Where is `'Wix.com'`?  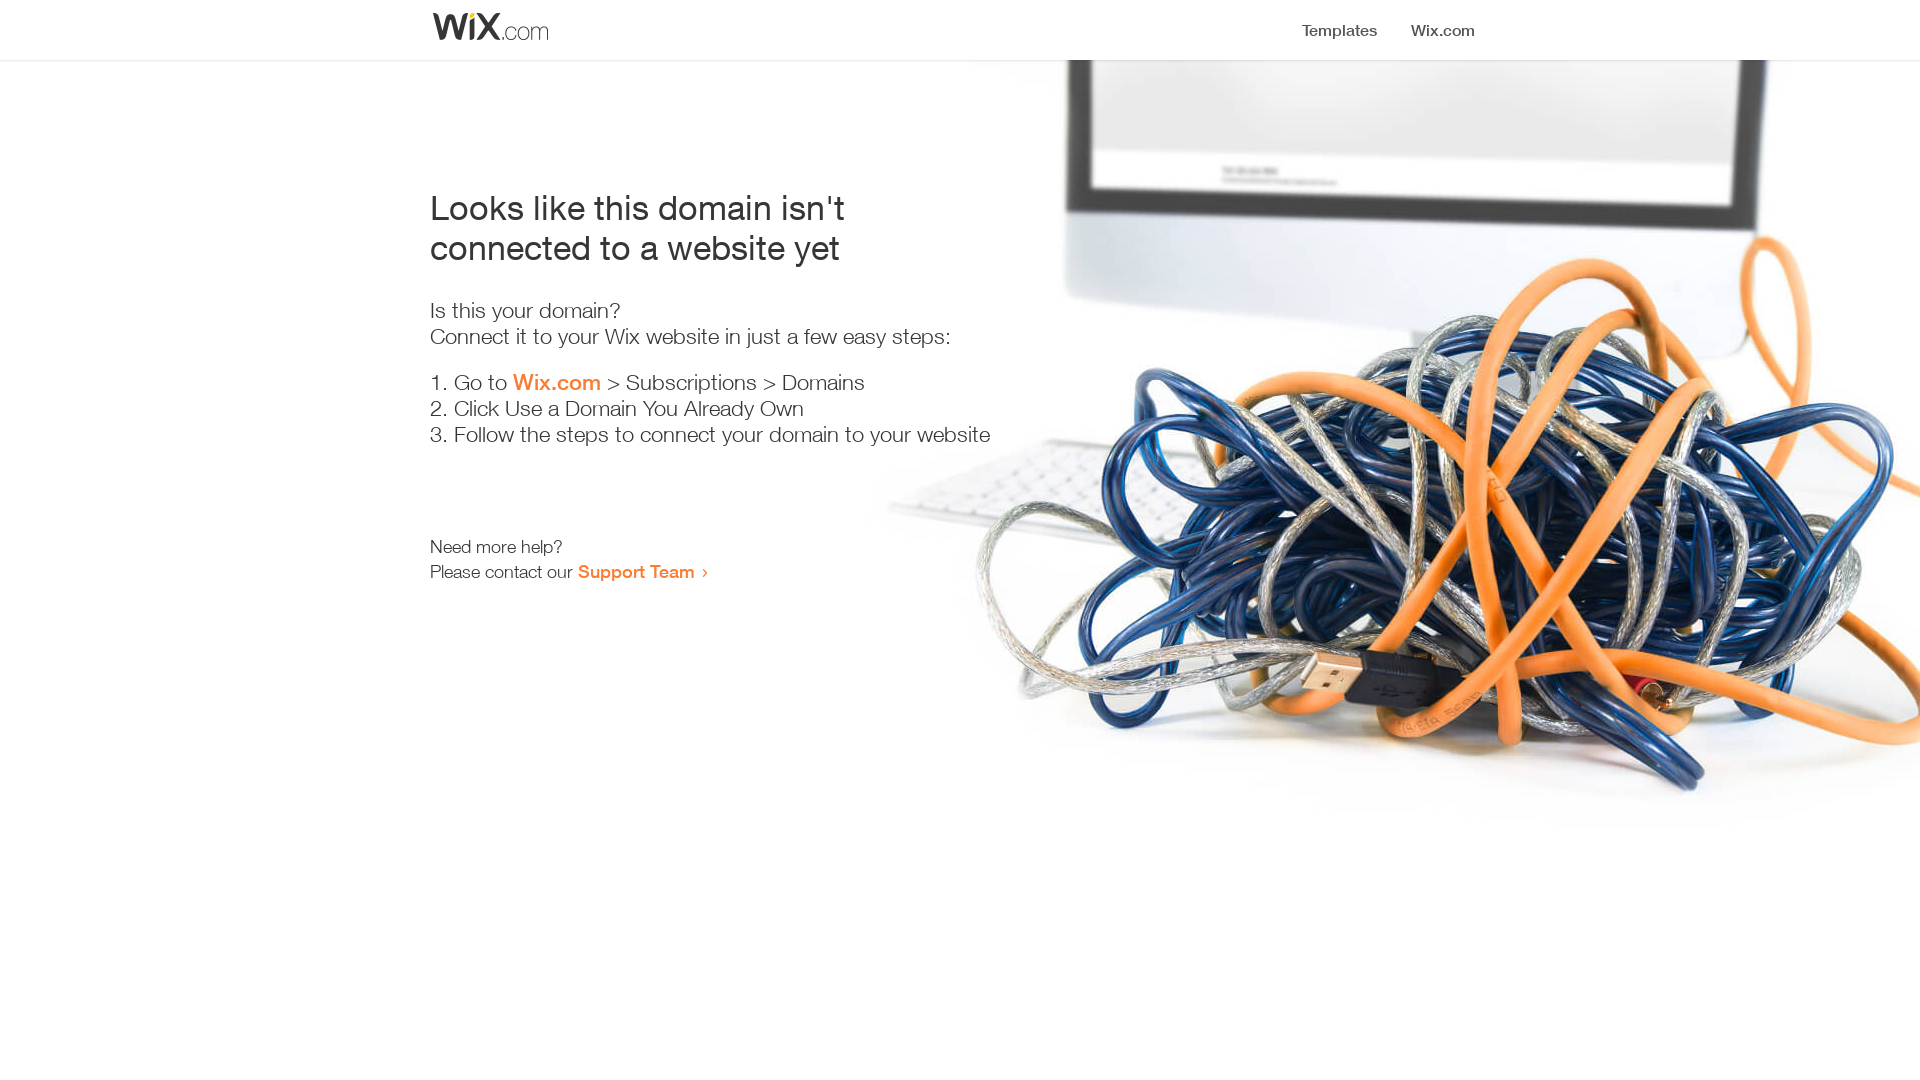 'Wix.com' is located at coordinates (556, 381).